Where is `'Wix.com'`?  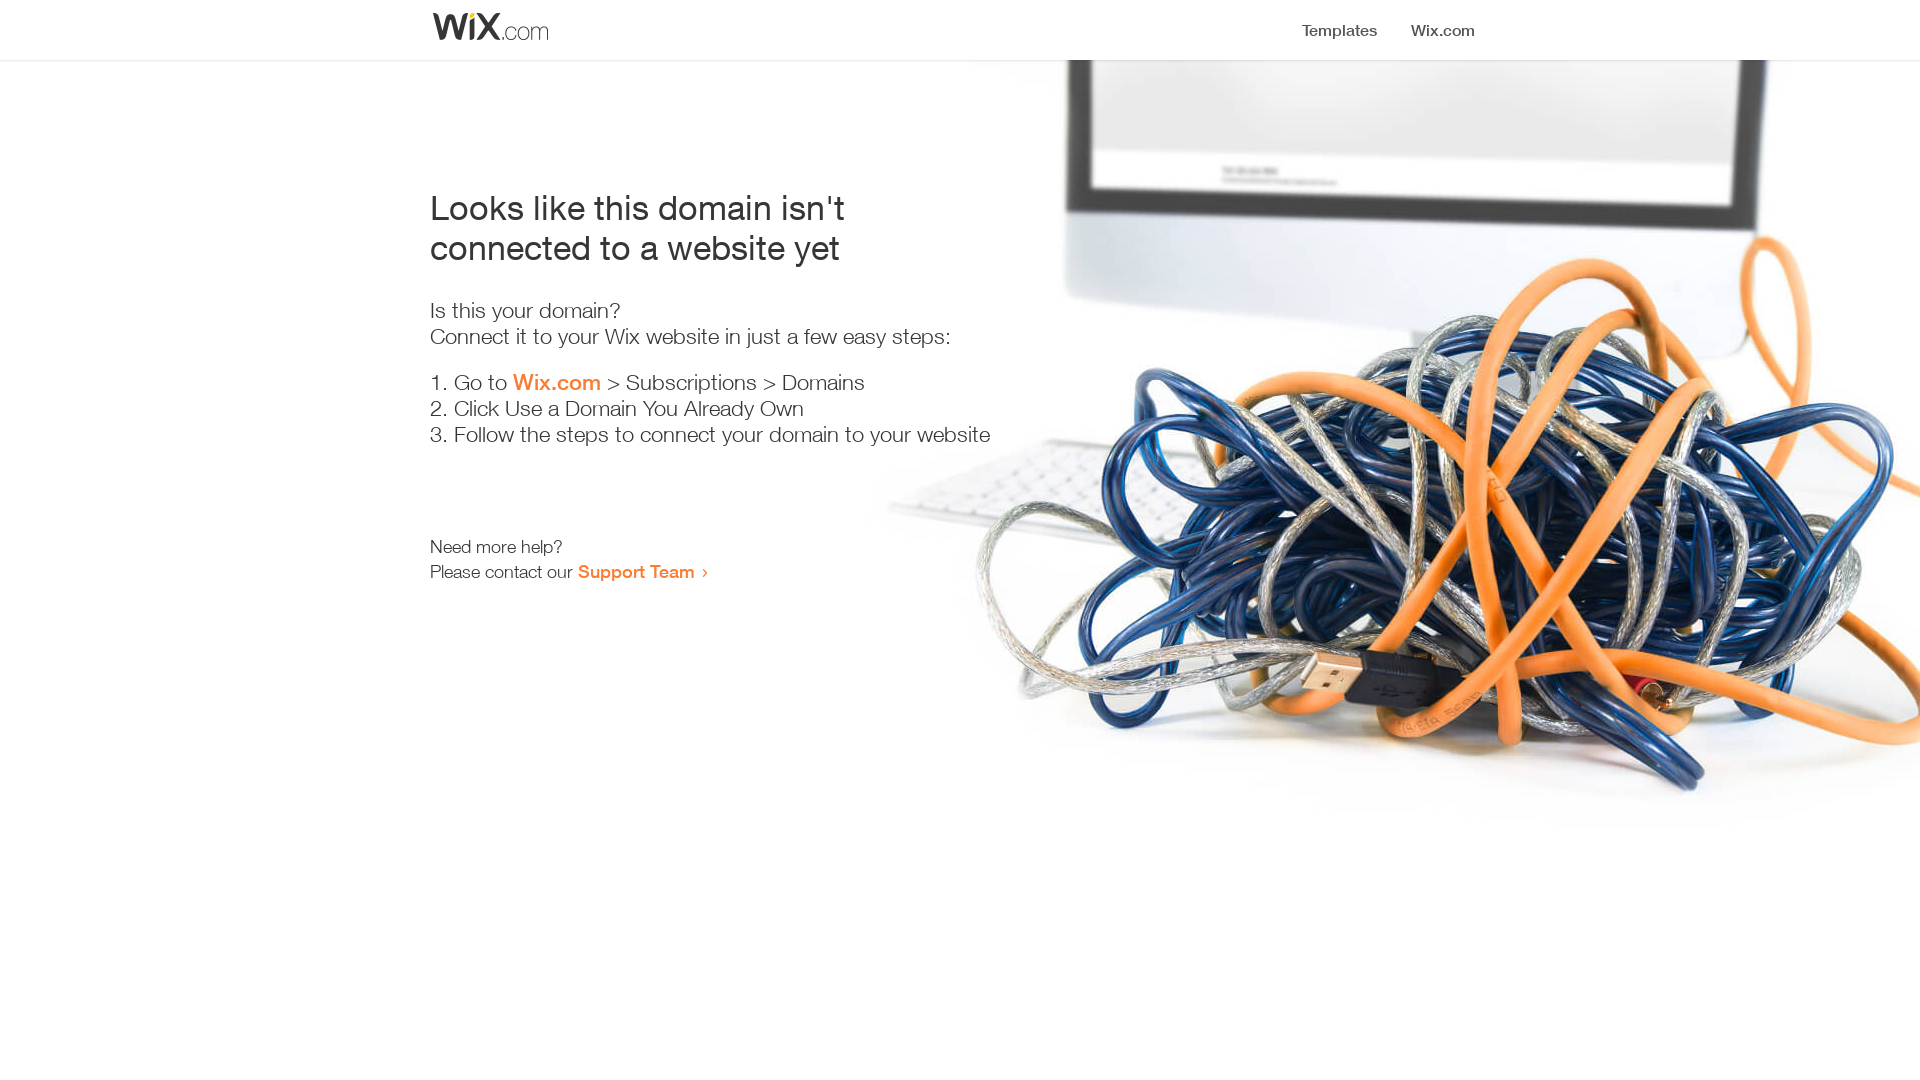 'Wix.com' is located at coordinates (556, 381).